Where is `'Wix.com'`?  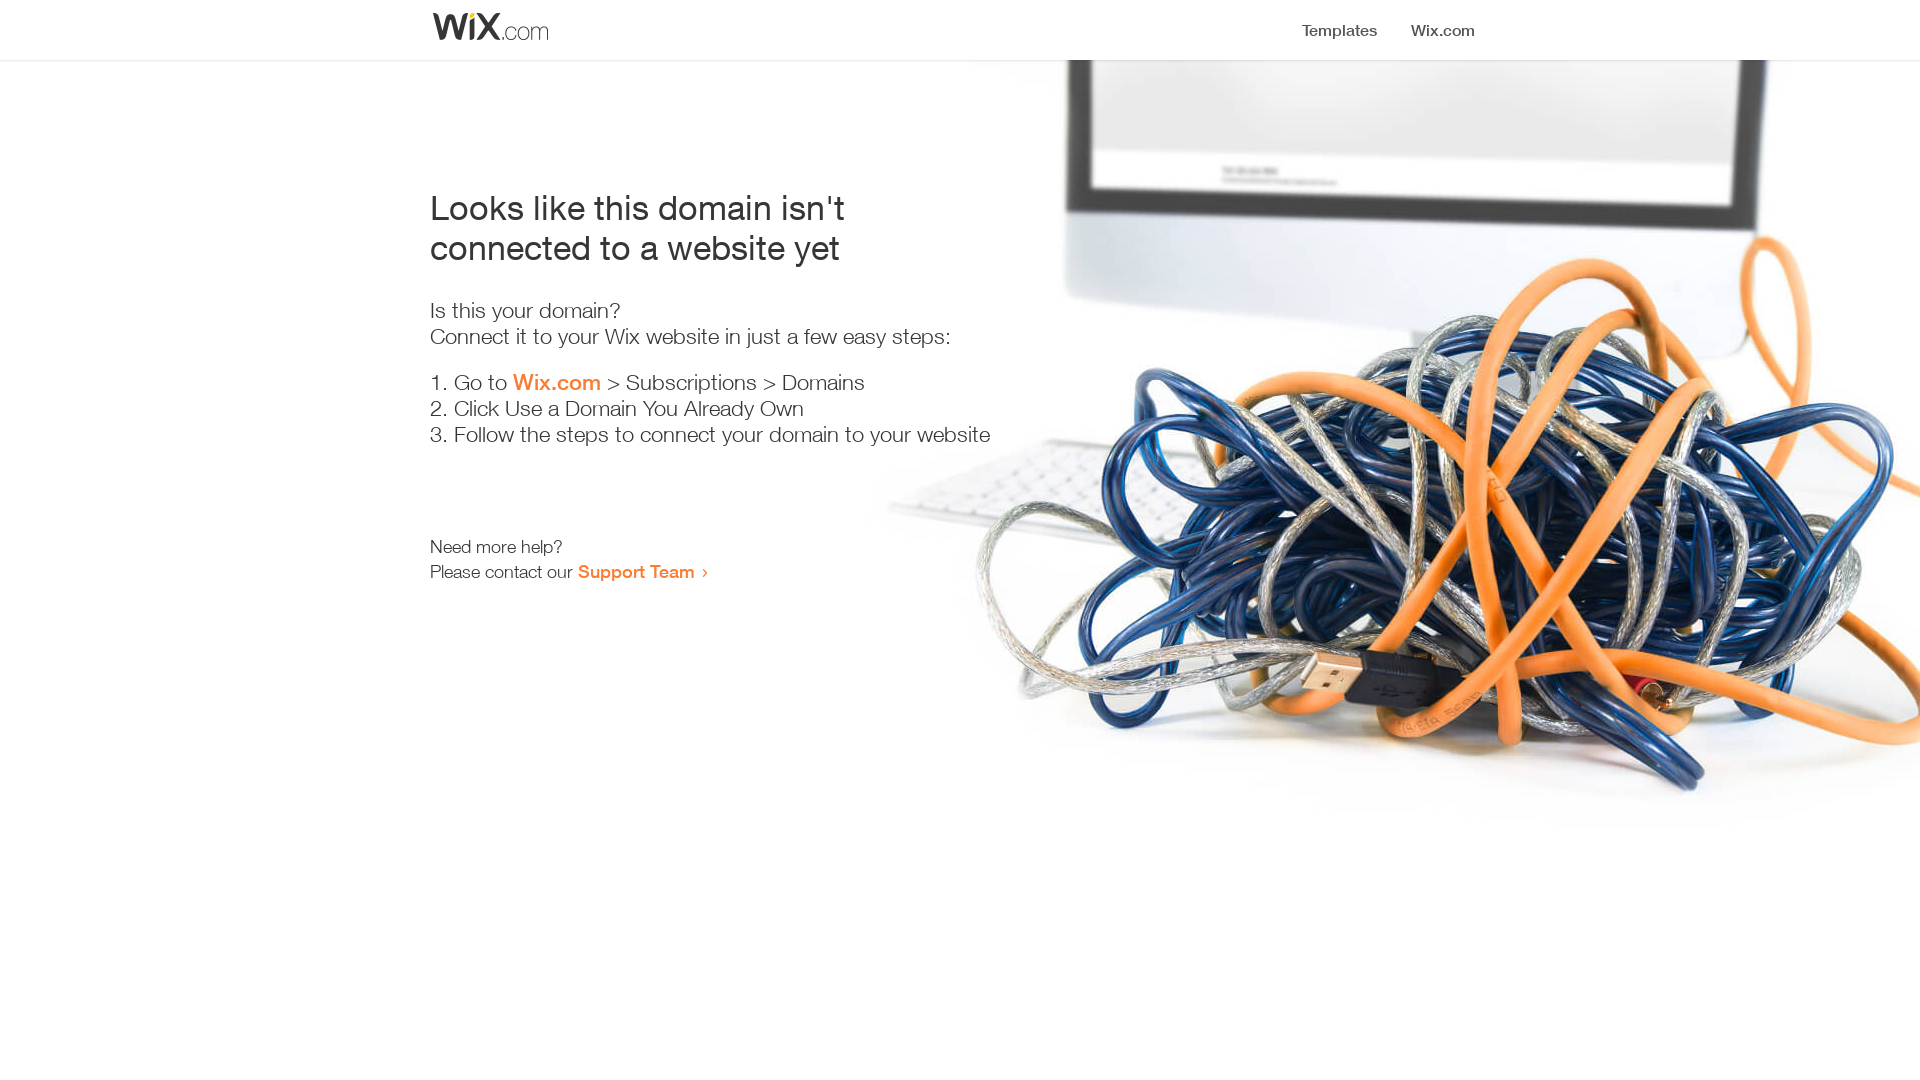 'Wix.com' is located at coordinates (556, 381).